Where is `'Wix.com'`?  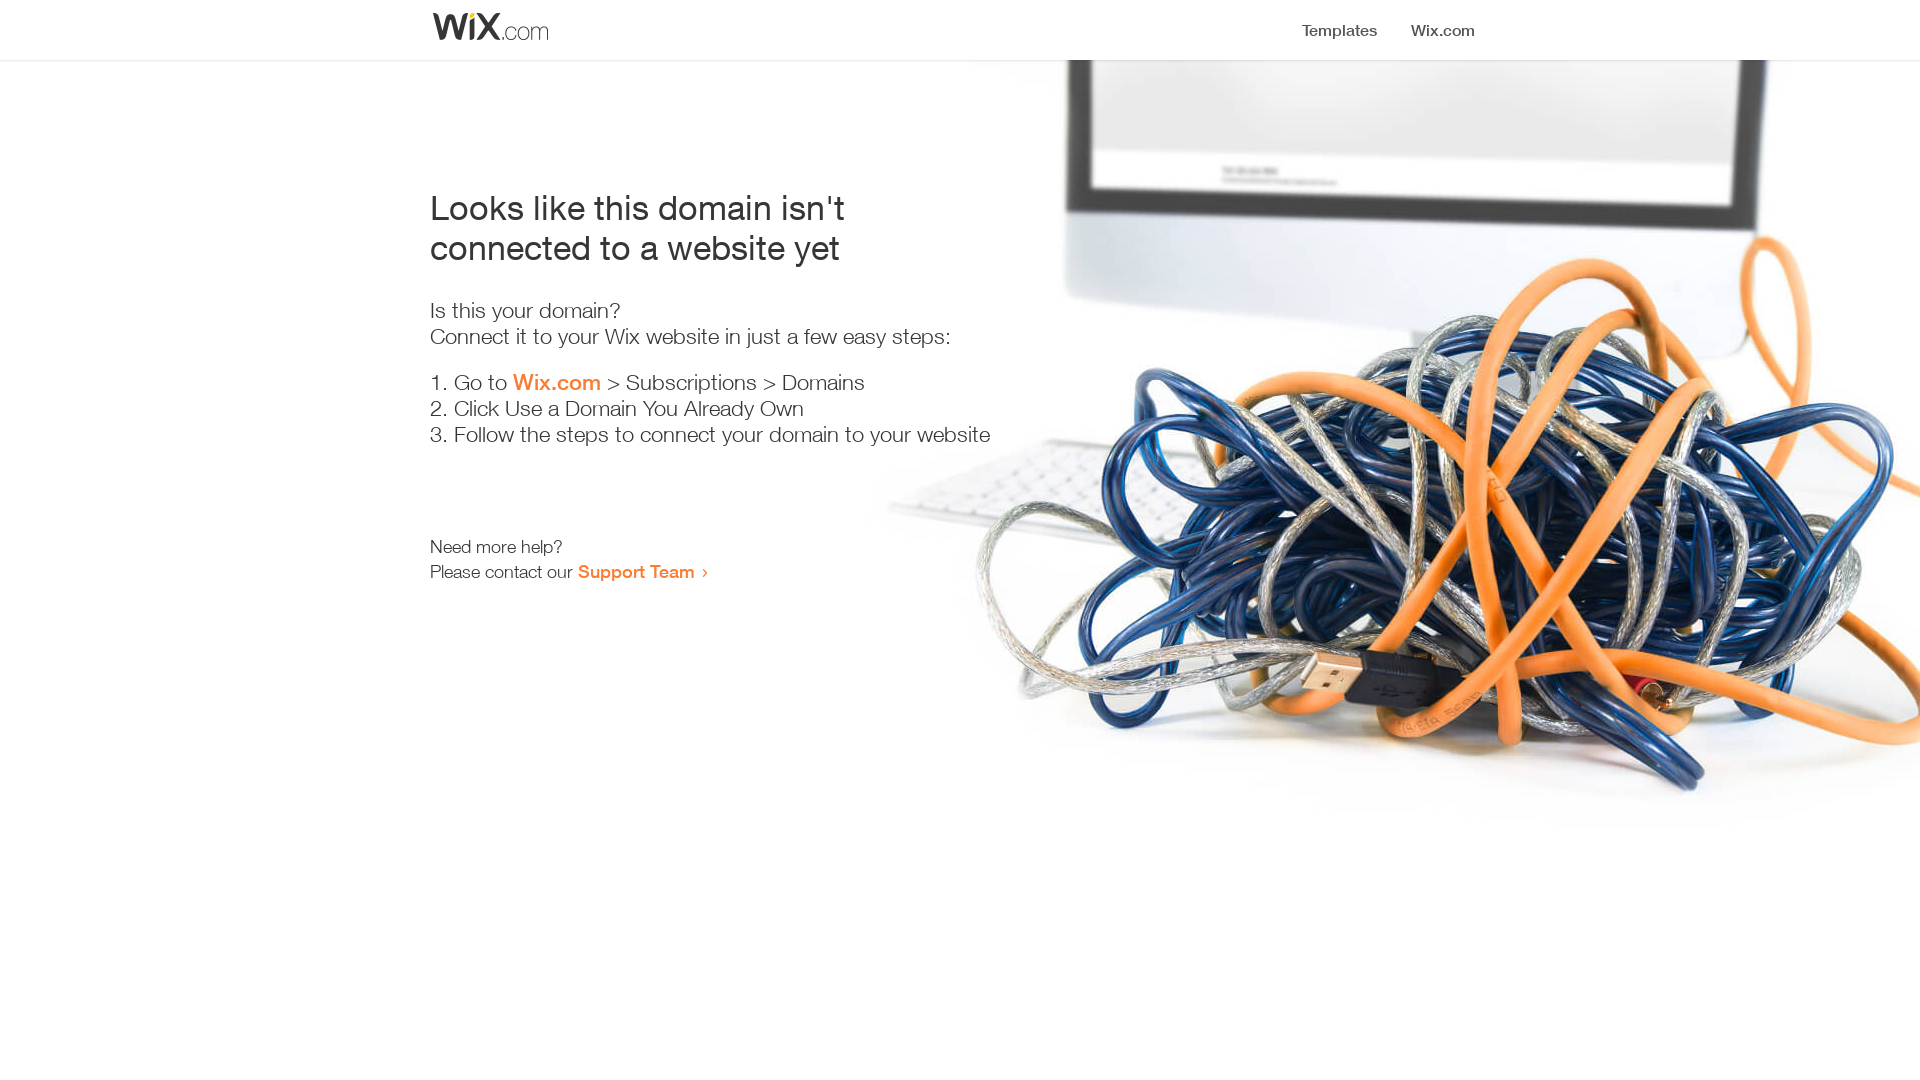 'Wix.com' is located at coordinates (556, 381).